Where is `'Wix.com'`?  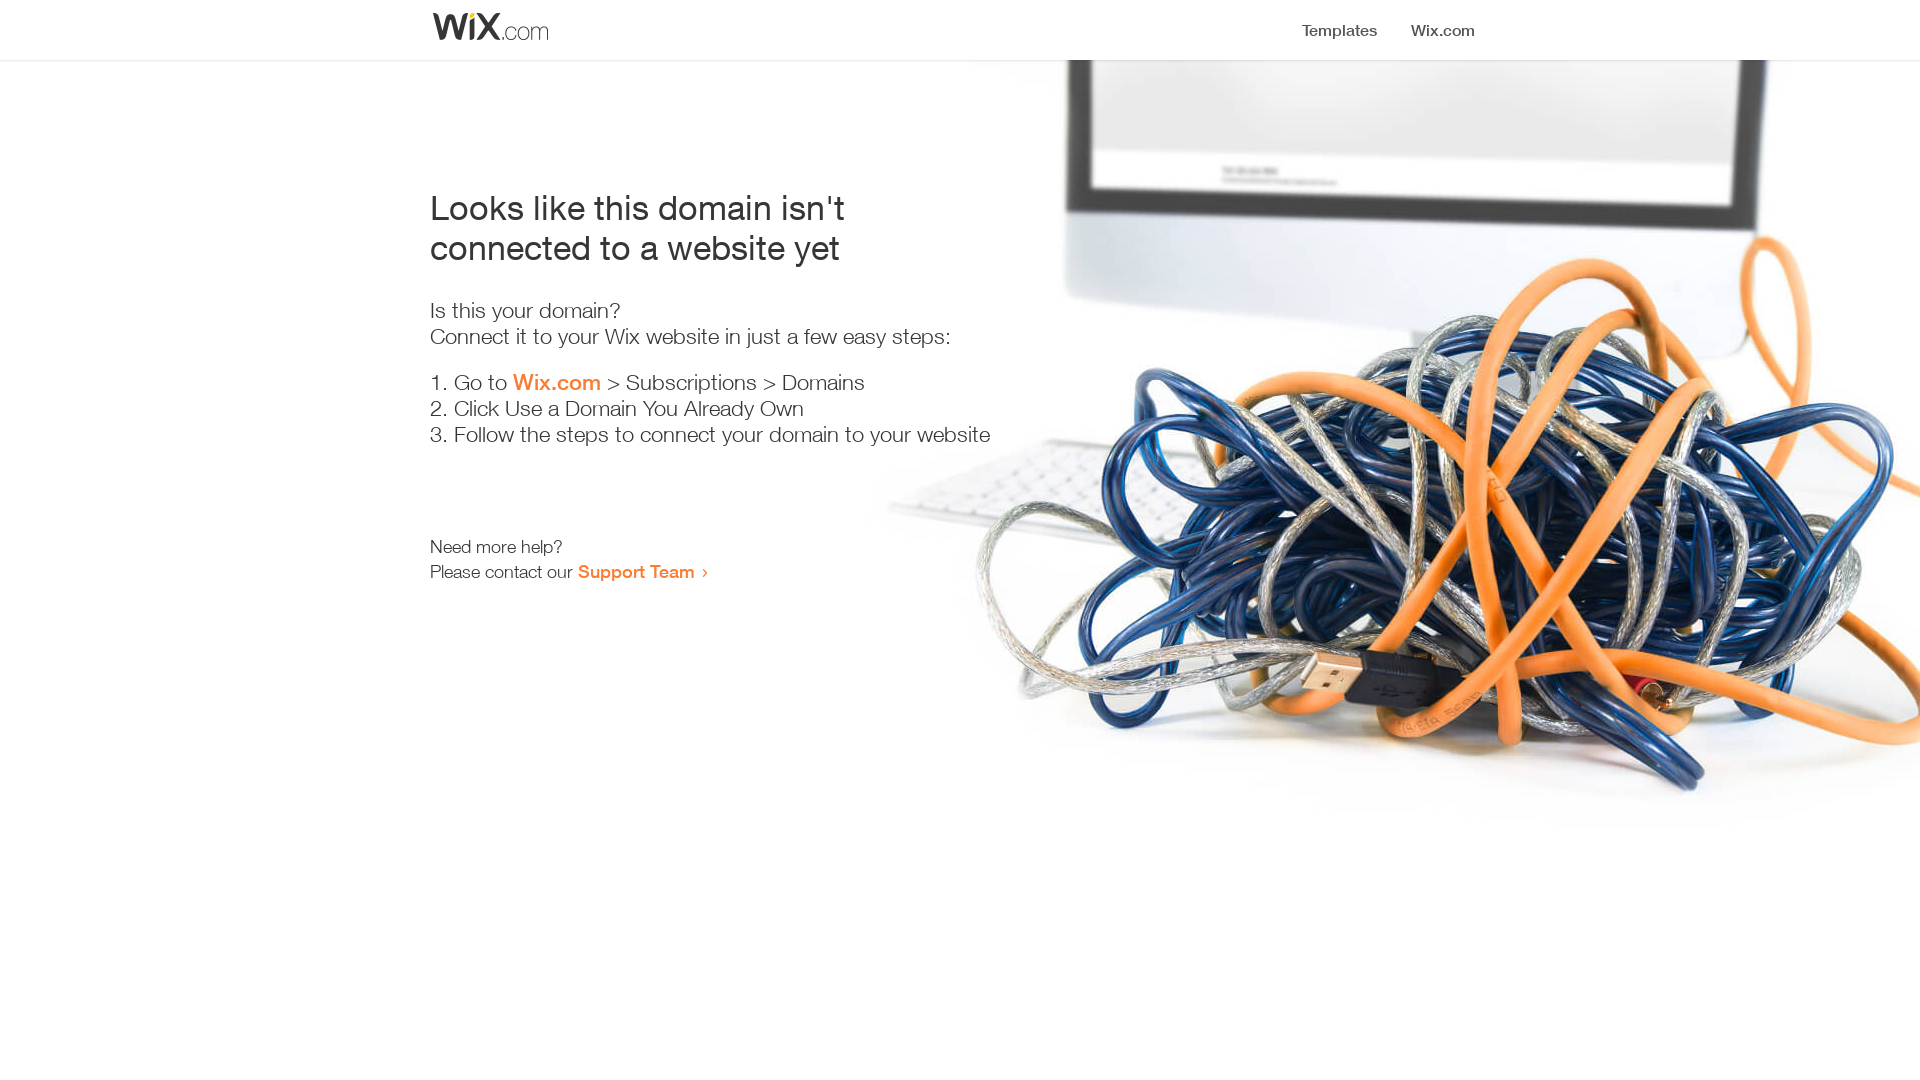 'Wix.com' is located at coordinates (556, 381).